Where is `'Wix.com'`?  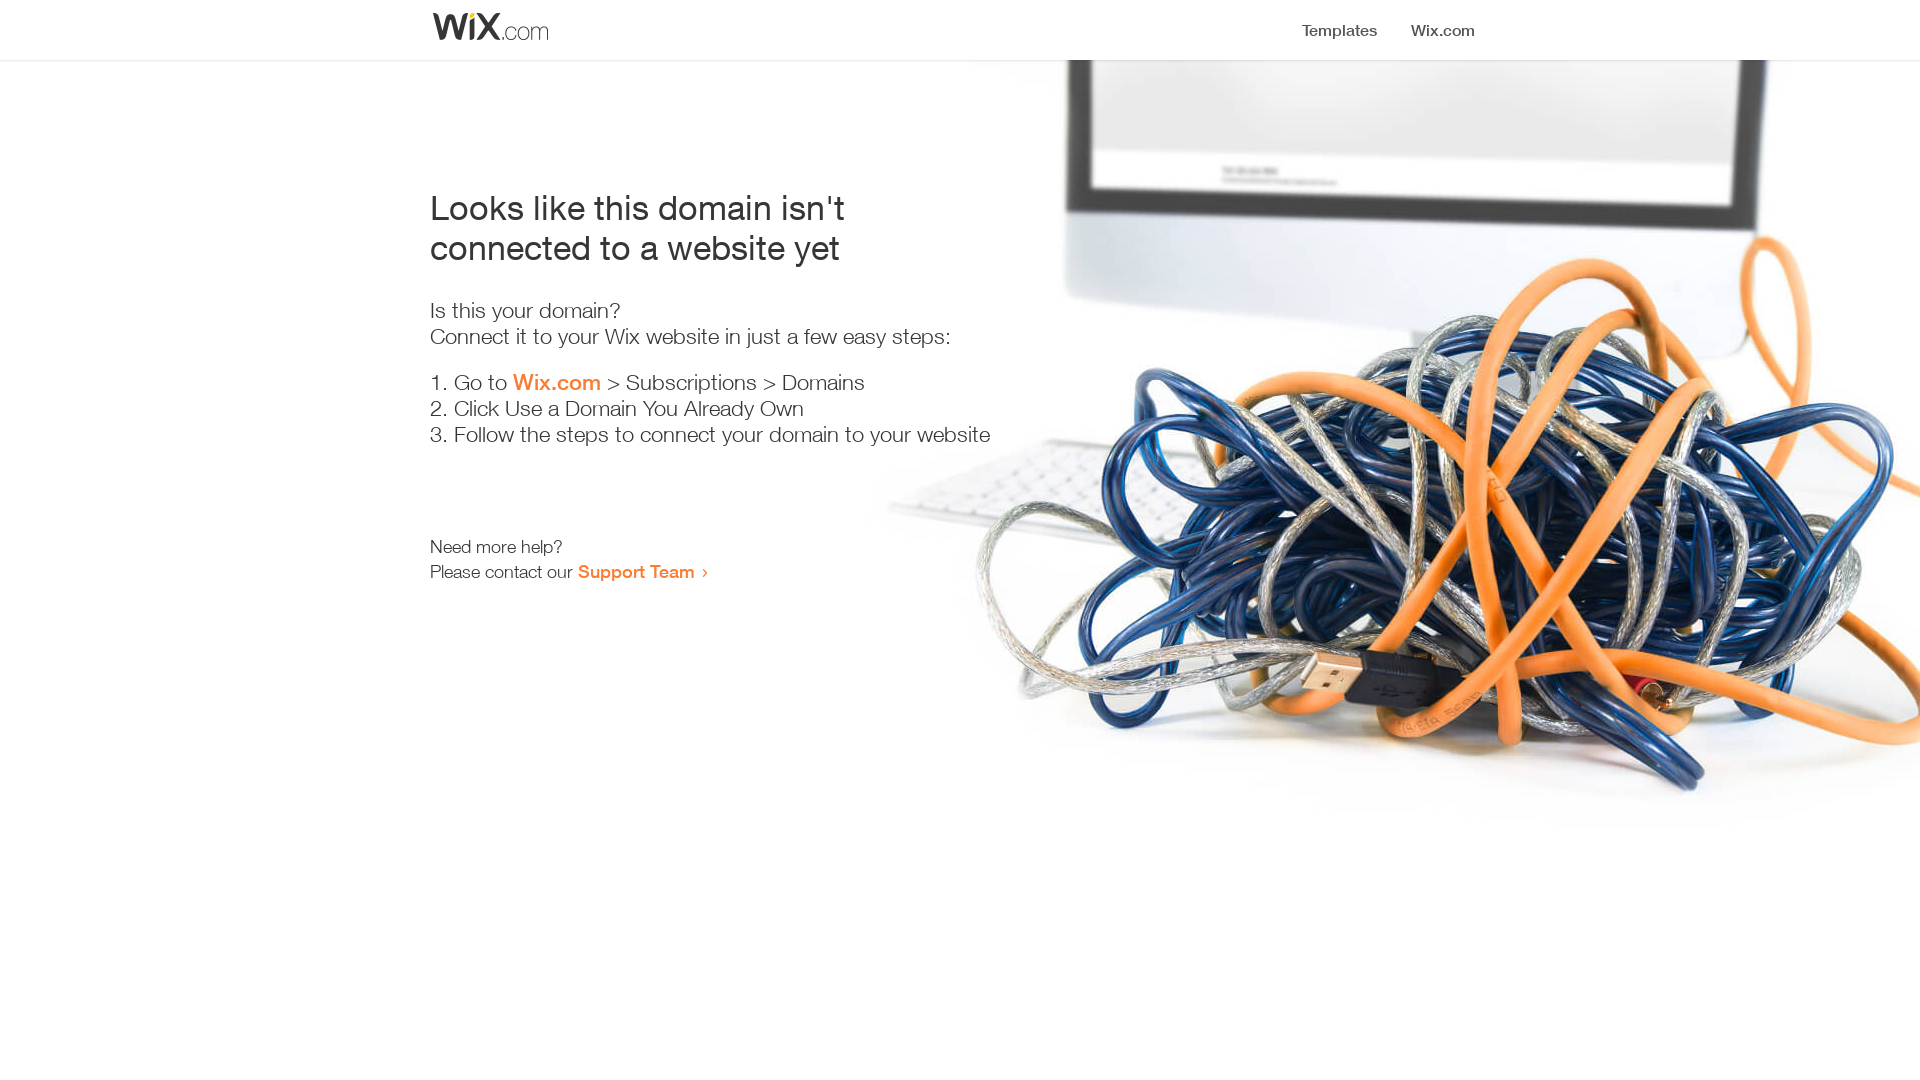 'Wix.com' is located at coordinates (556, 381).